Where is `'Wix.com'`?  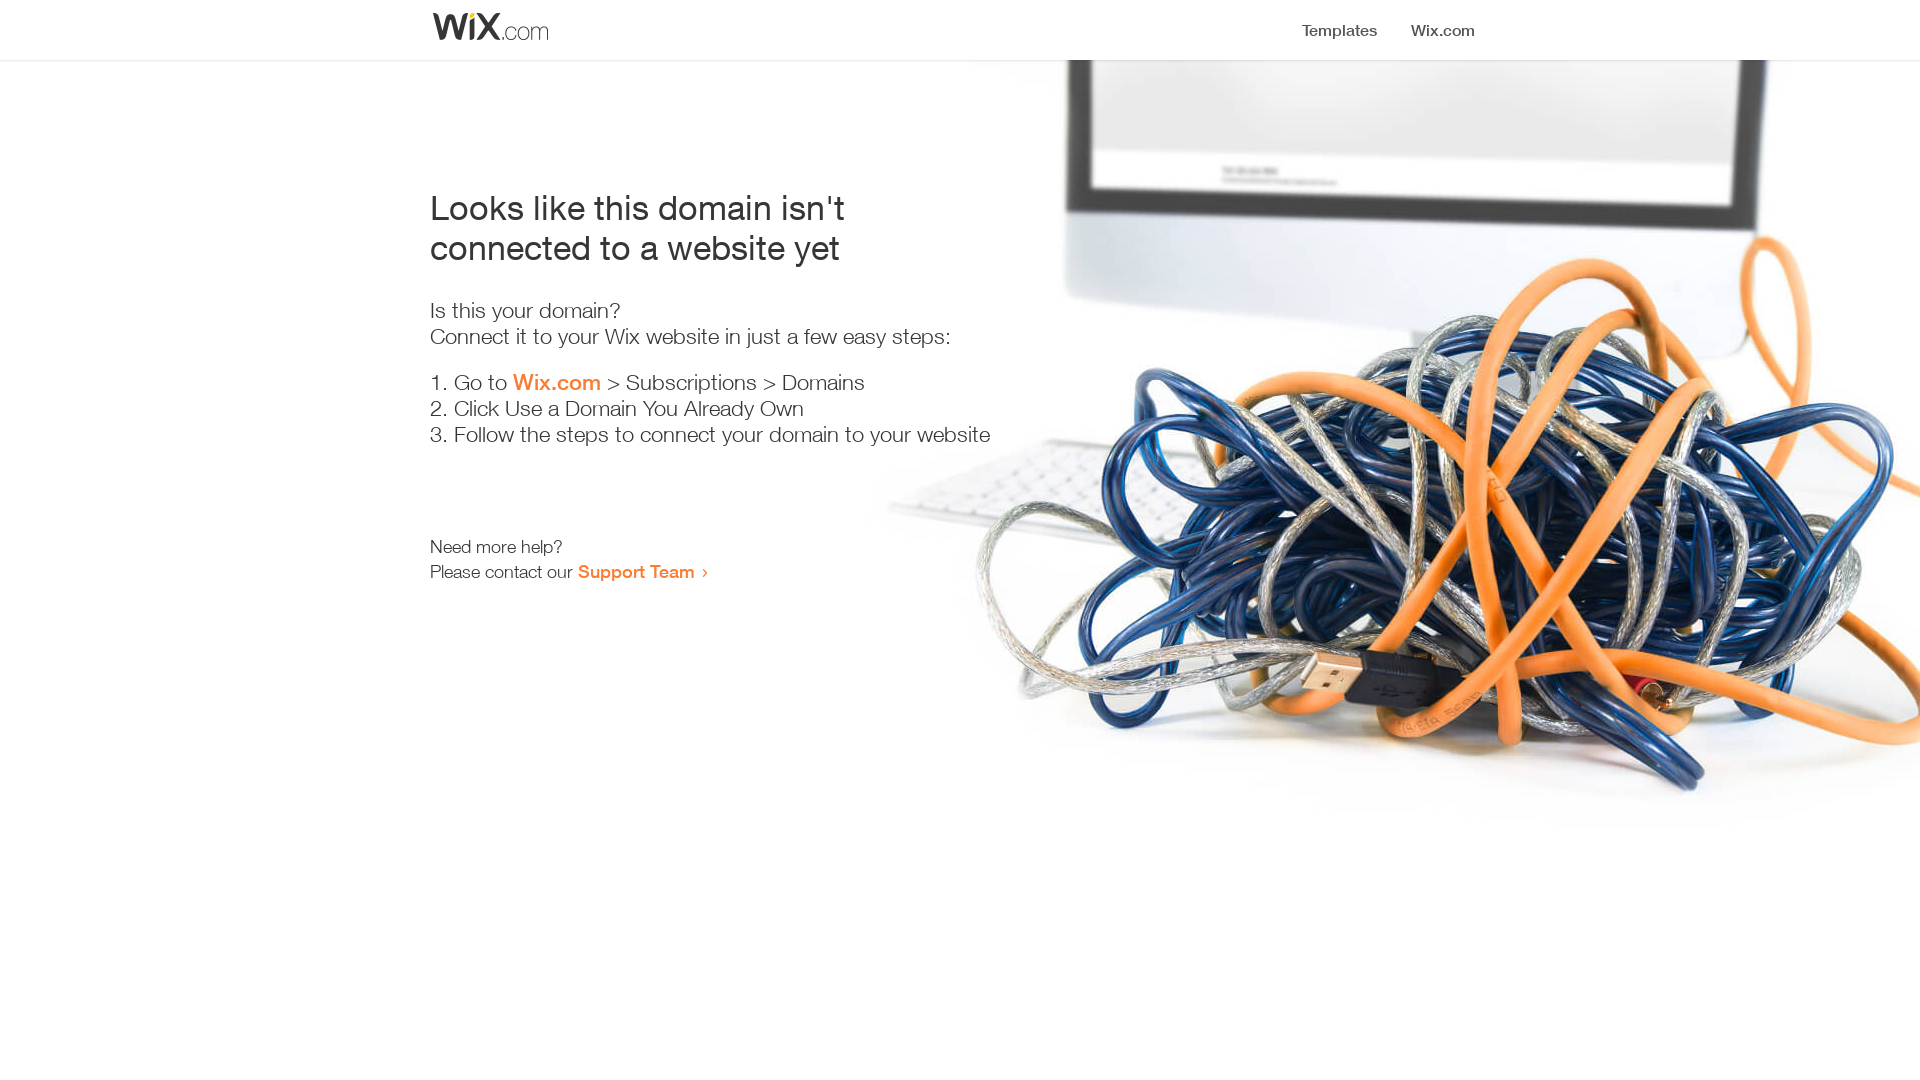 'Wix.com' is located at coordinates (556, 381).